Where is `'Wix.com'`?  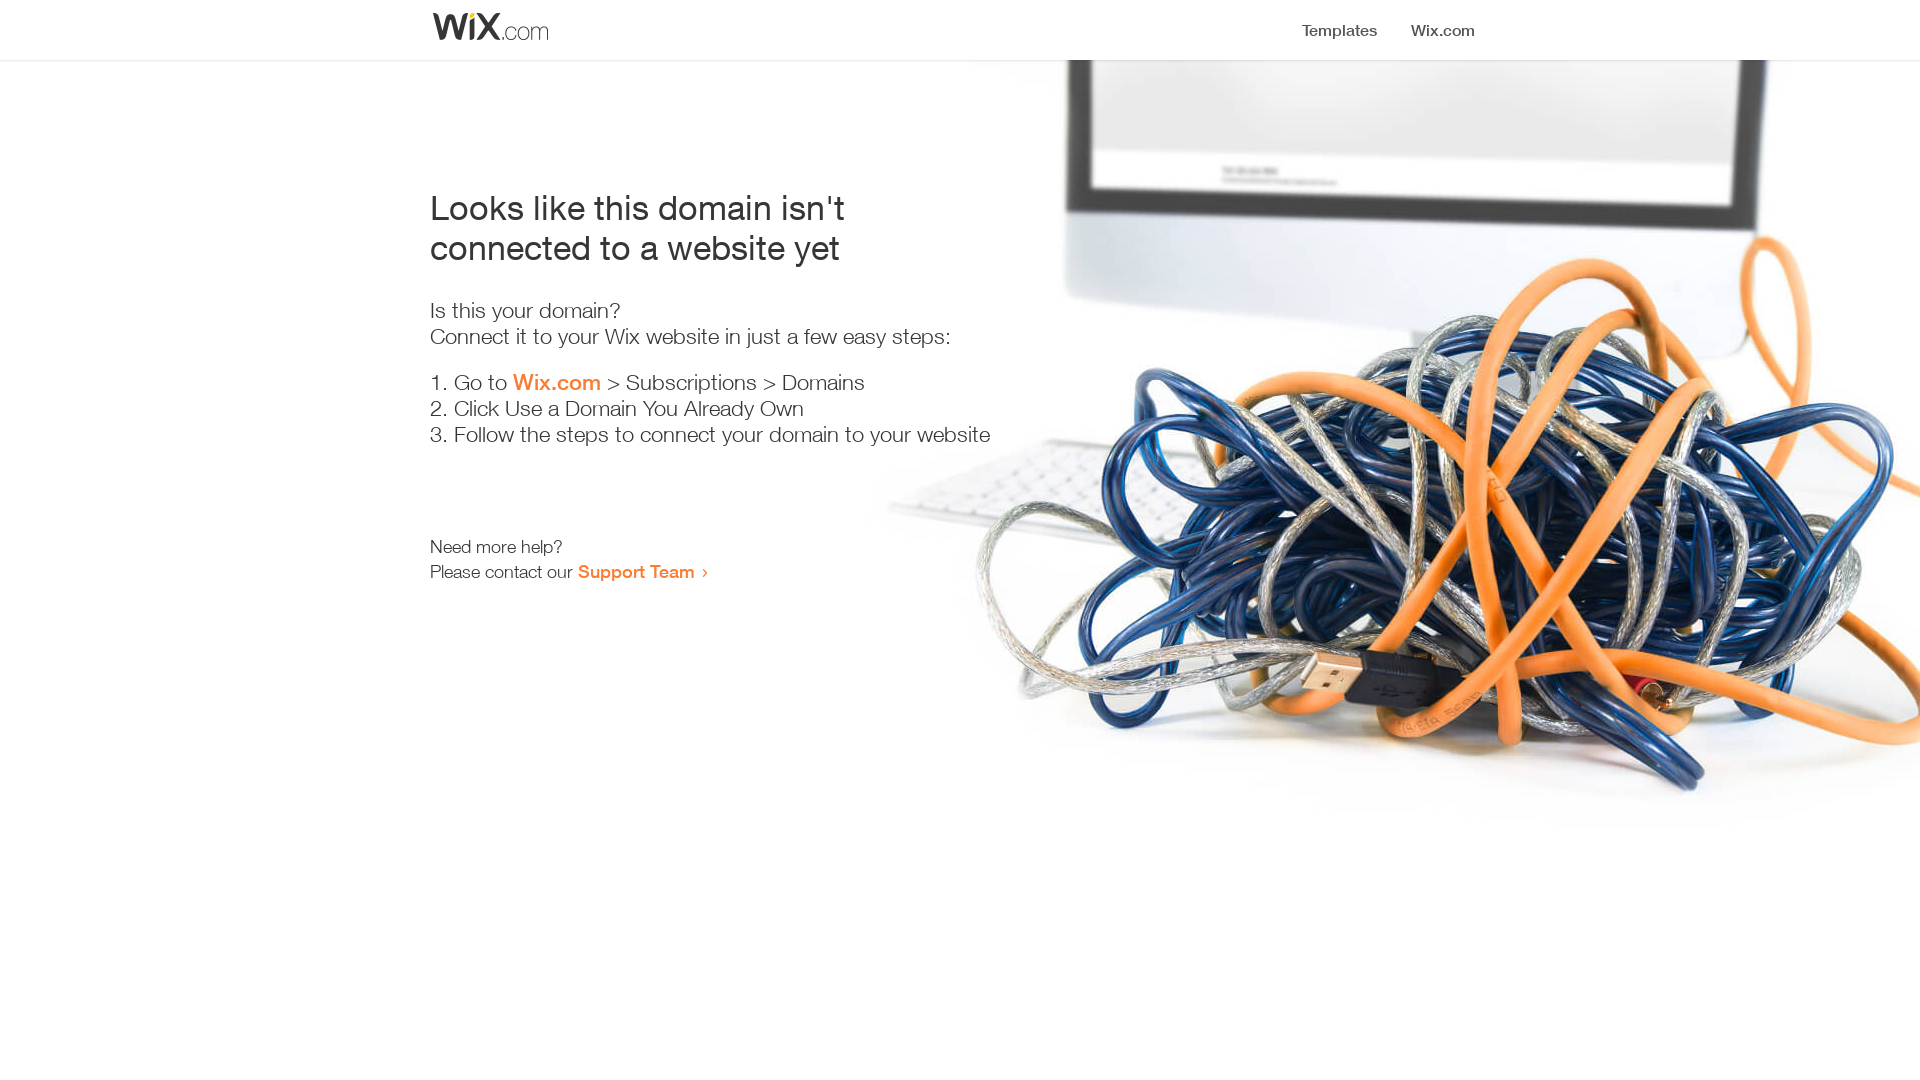 'Wix.com' is located at coordinates (556, 381).